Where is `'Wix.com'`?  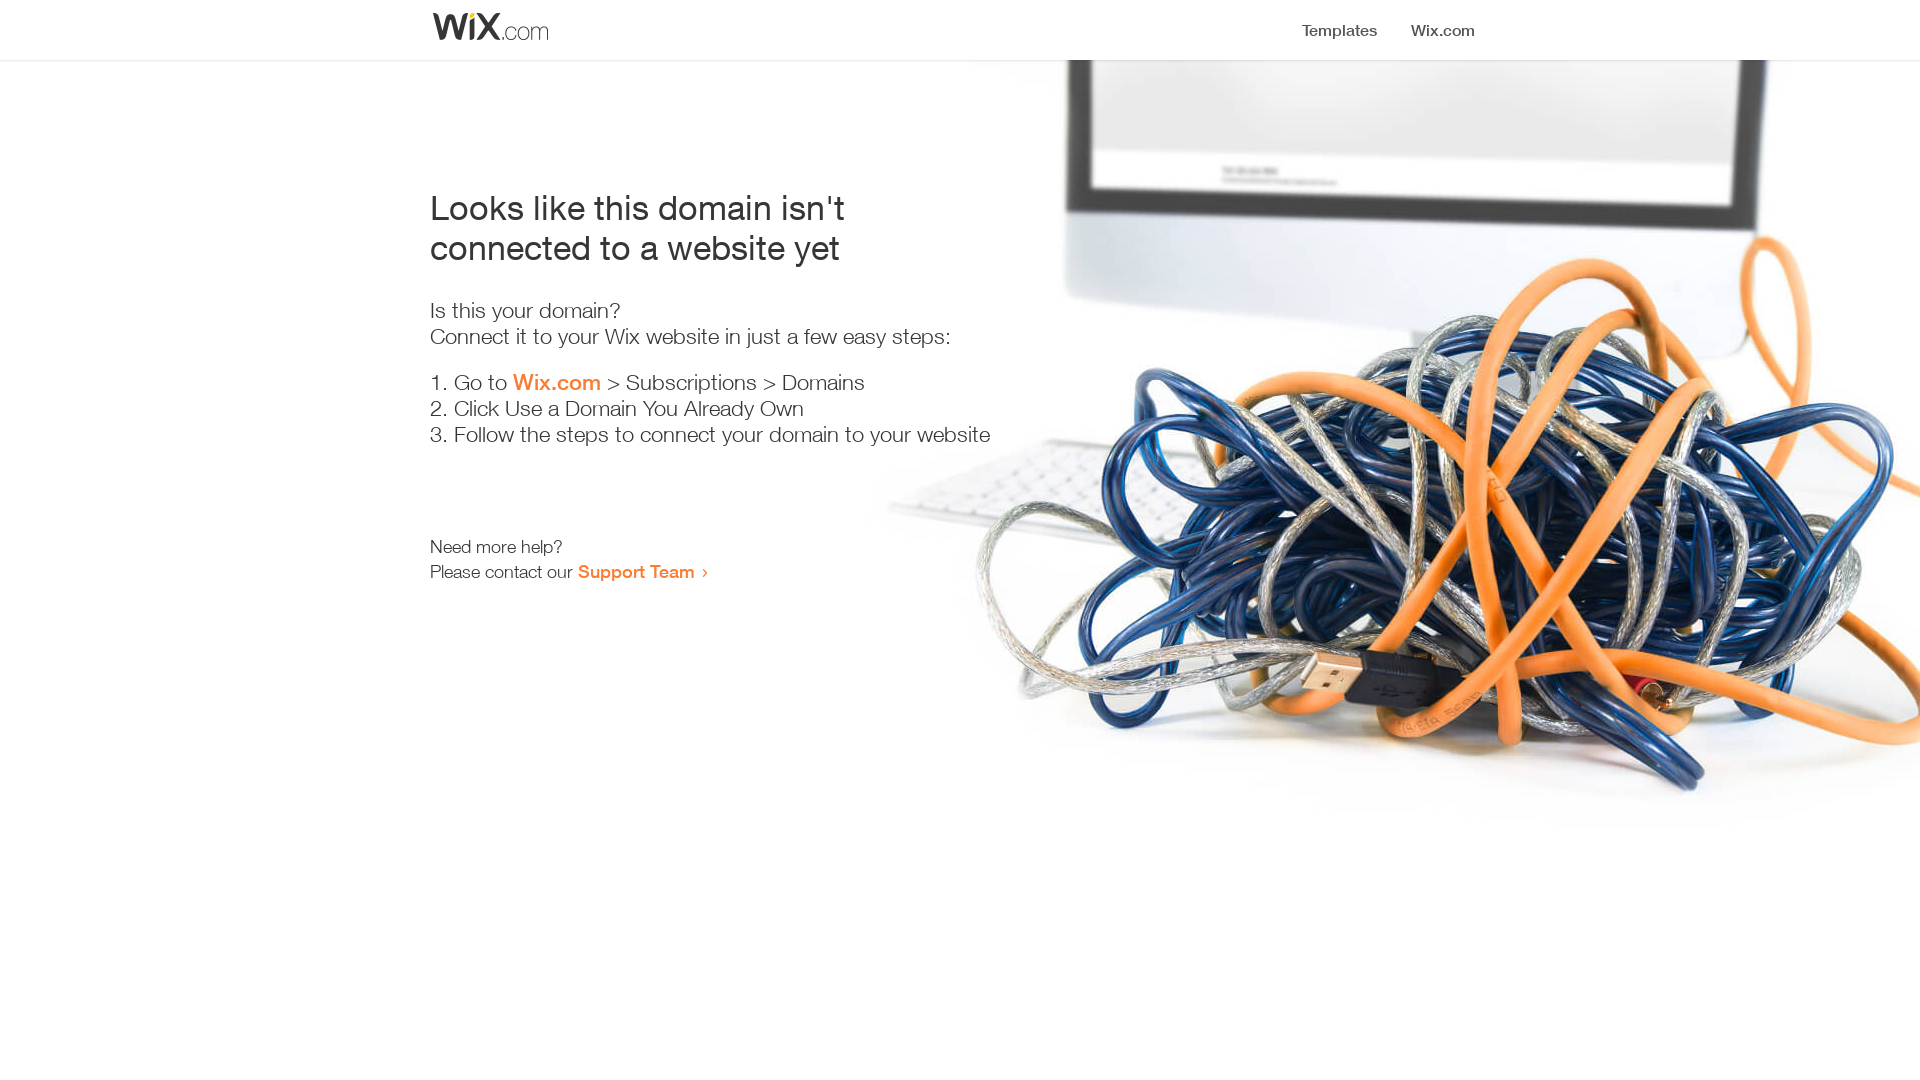 'Wix.com' is located at coordinates (556, 381).